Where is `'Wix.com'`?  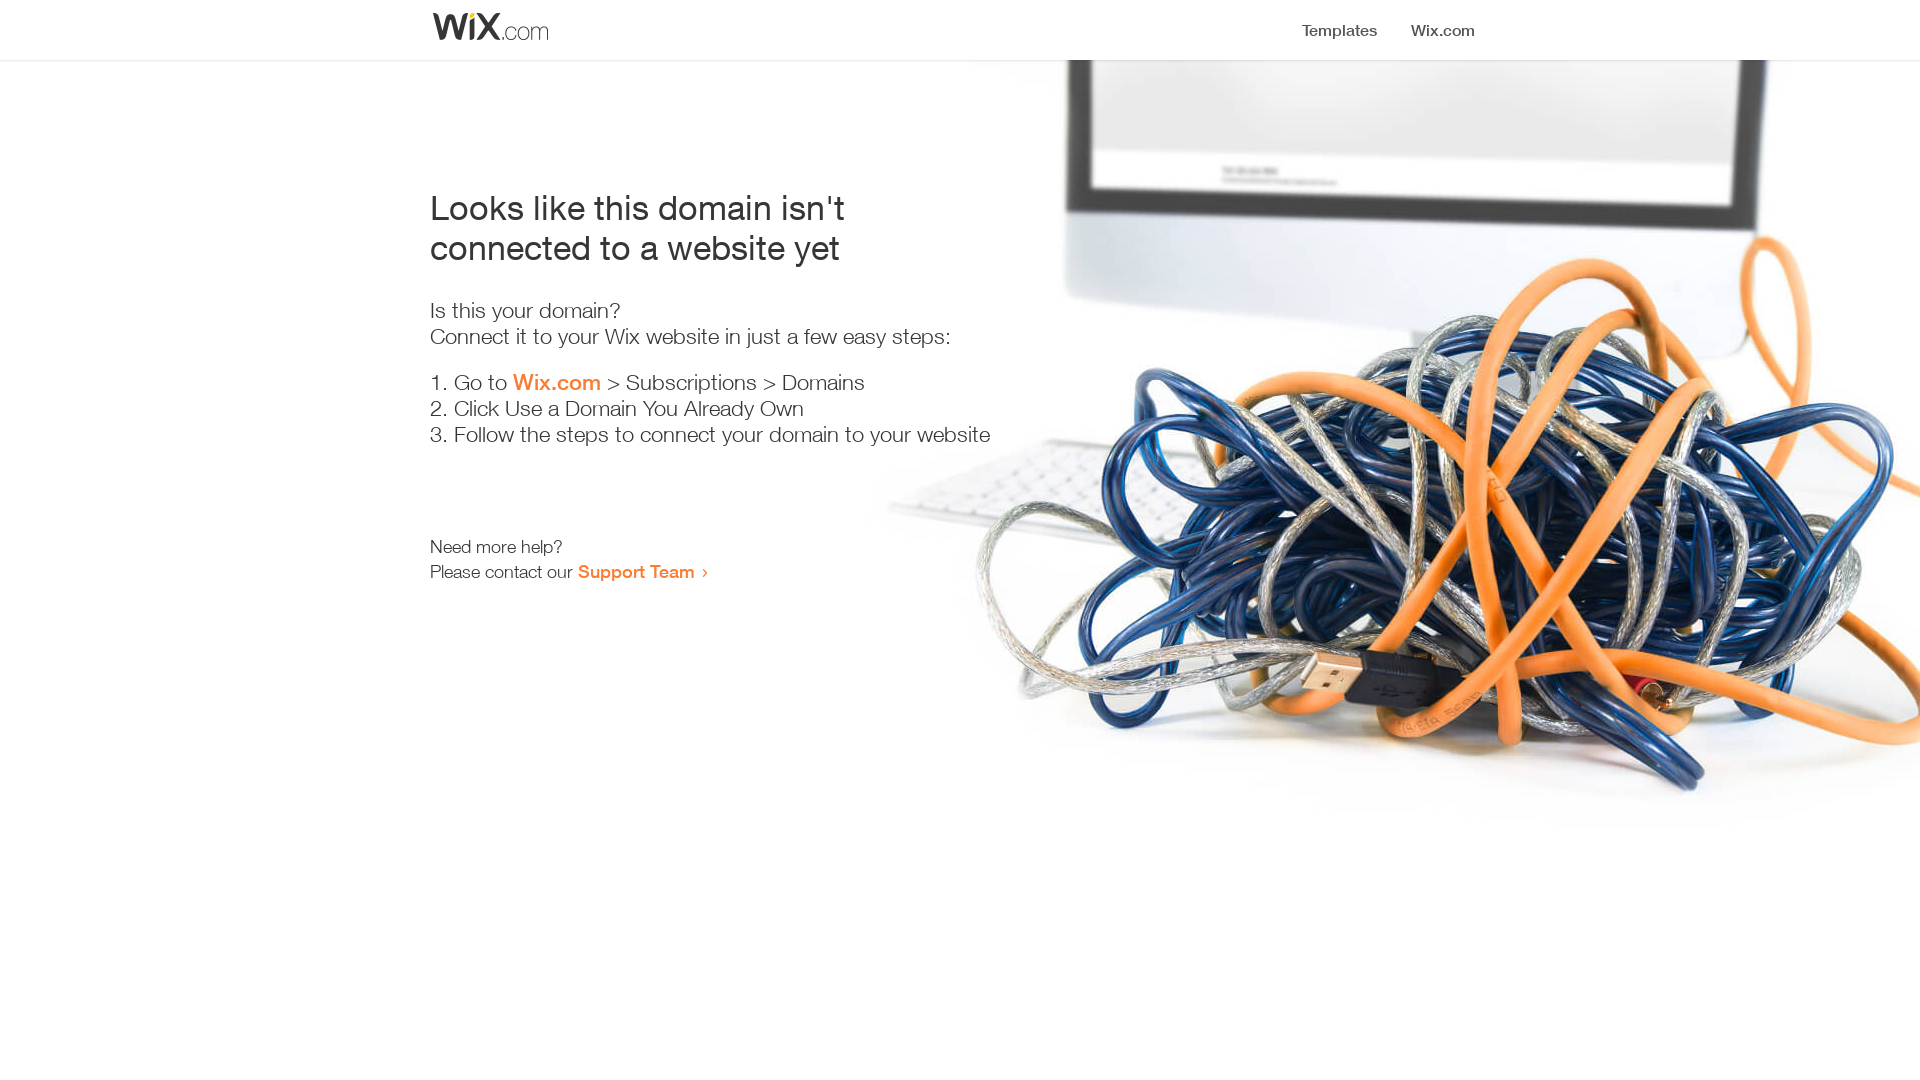 'Wix.com' is located at coordinates (556, 381).